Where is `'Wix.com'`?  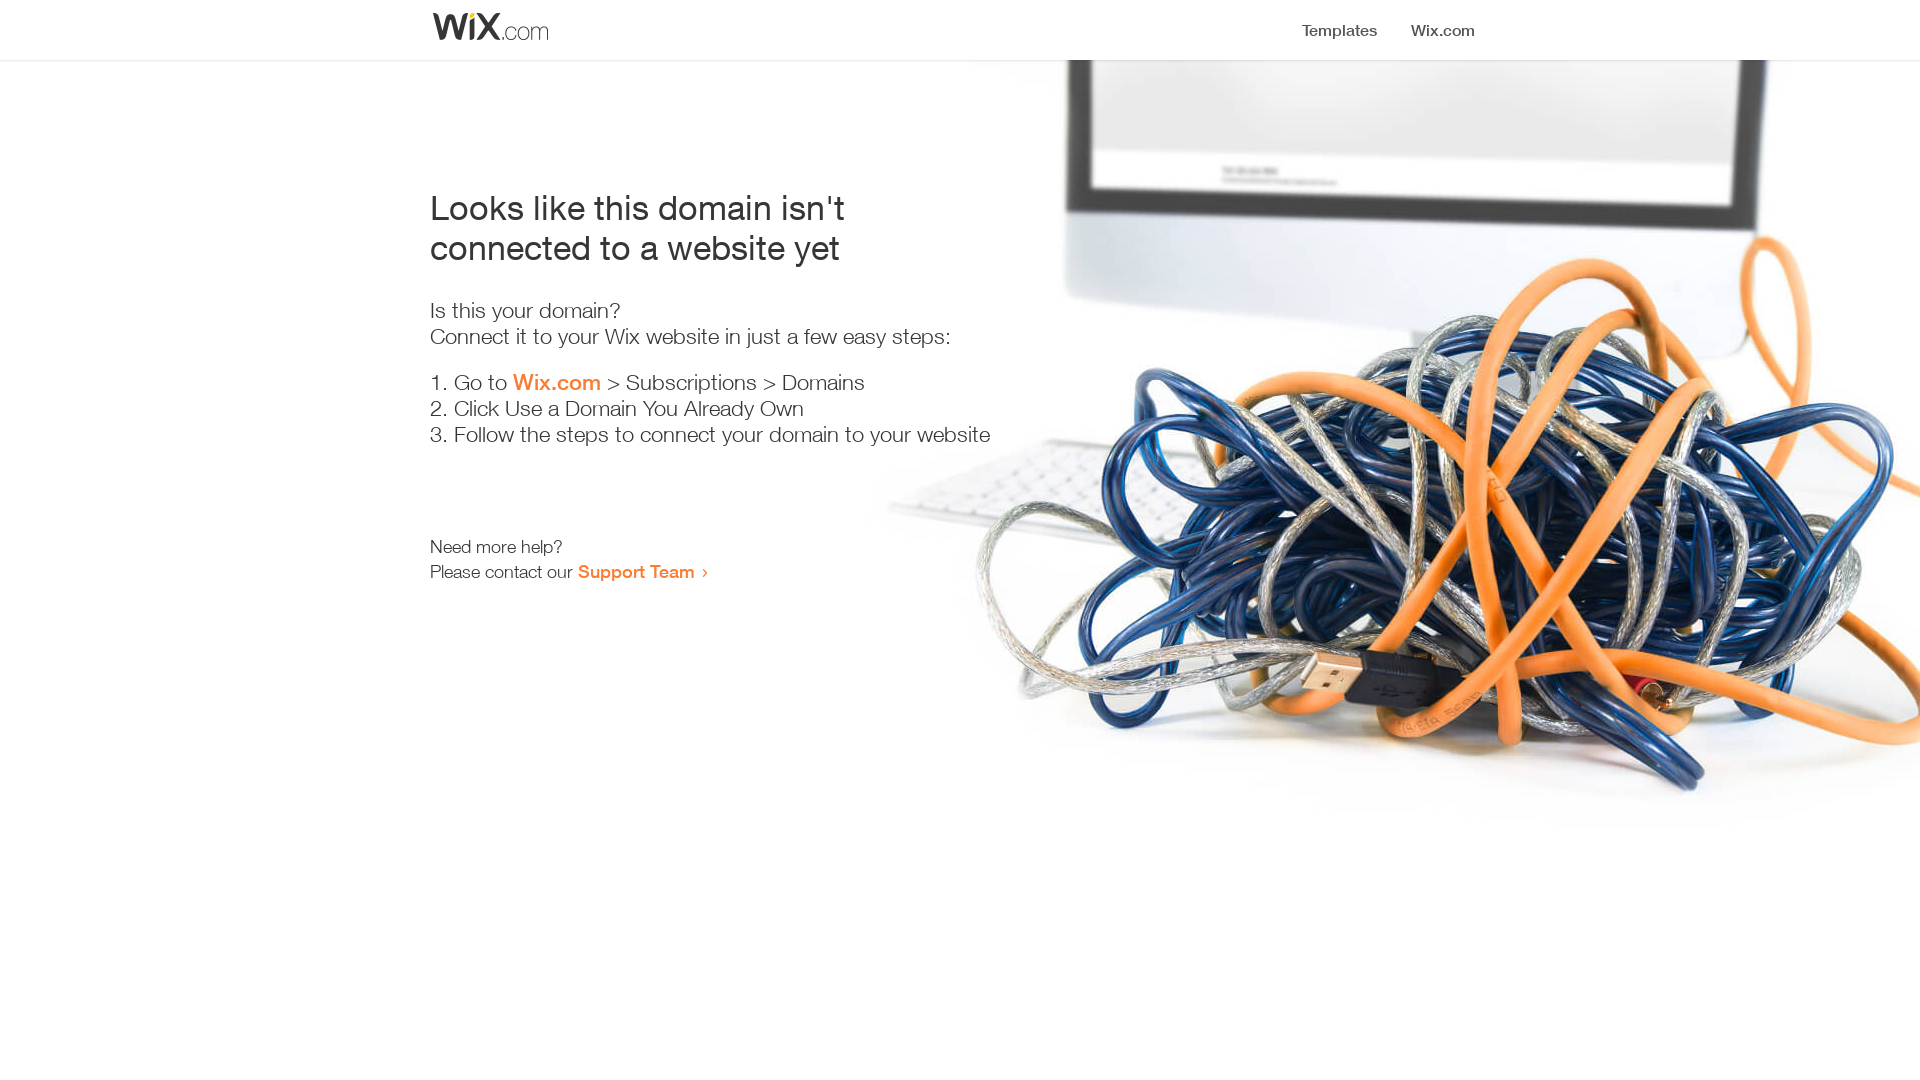 'Wix.com' is located at coordinates (556, 381).